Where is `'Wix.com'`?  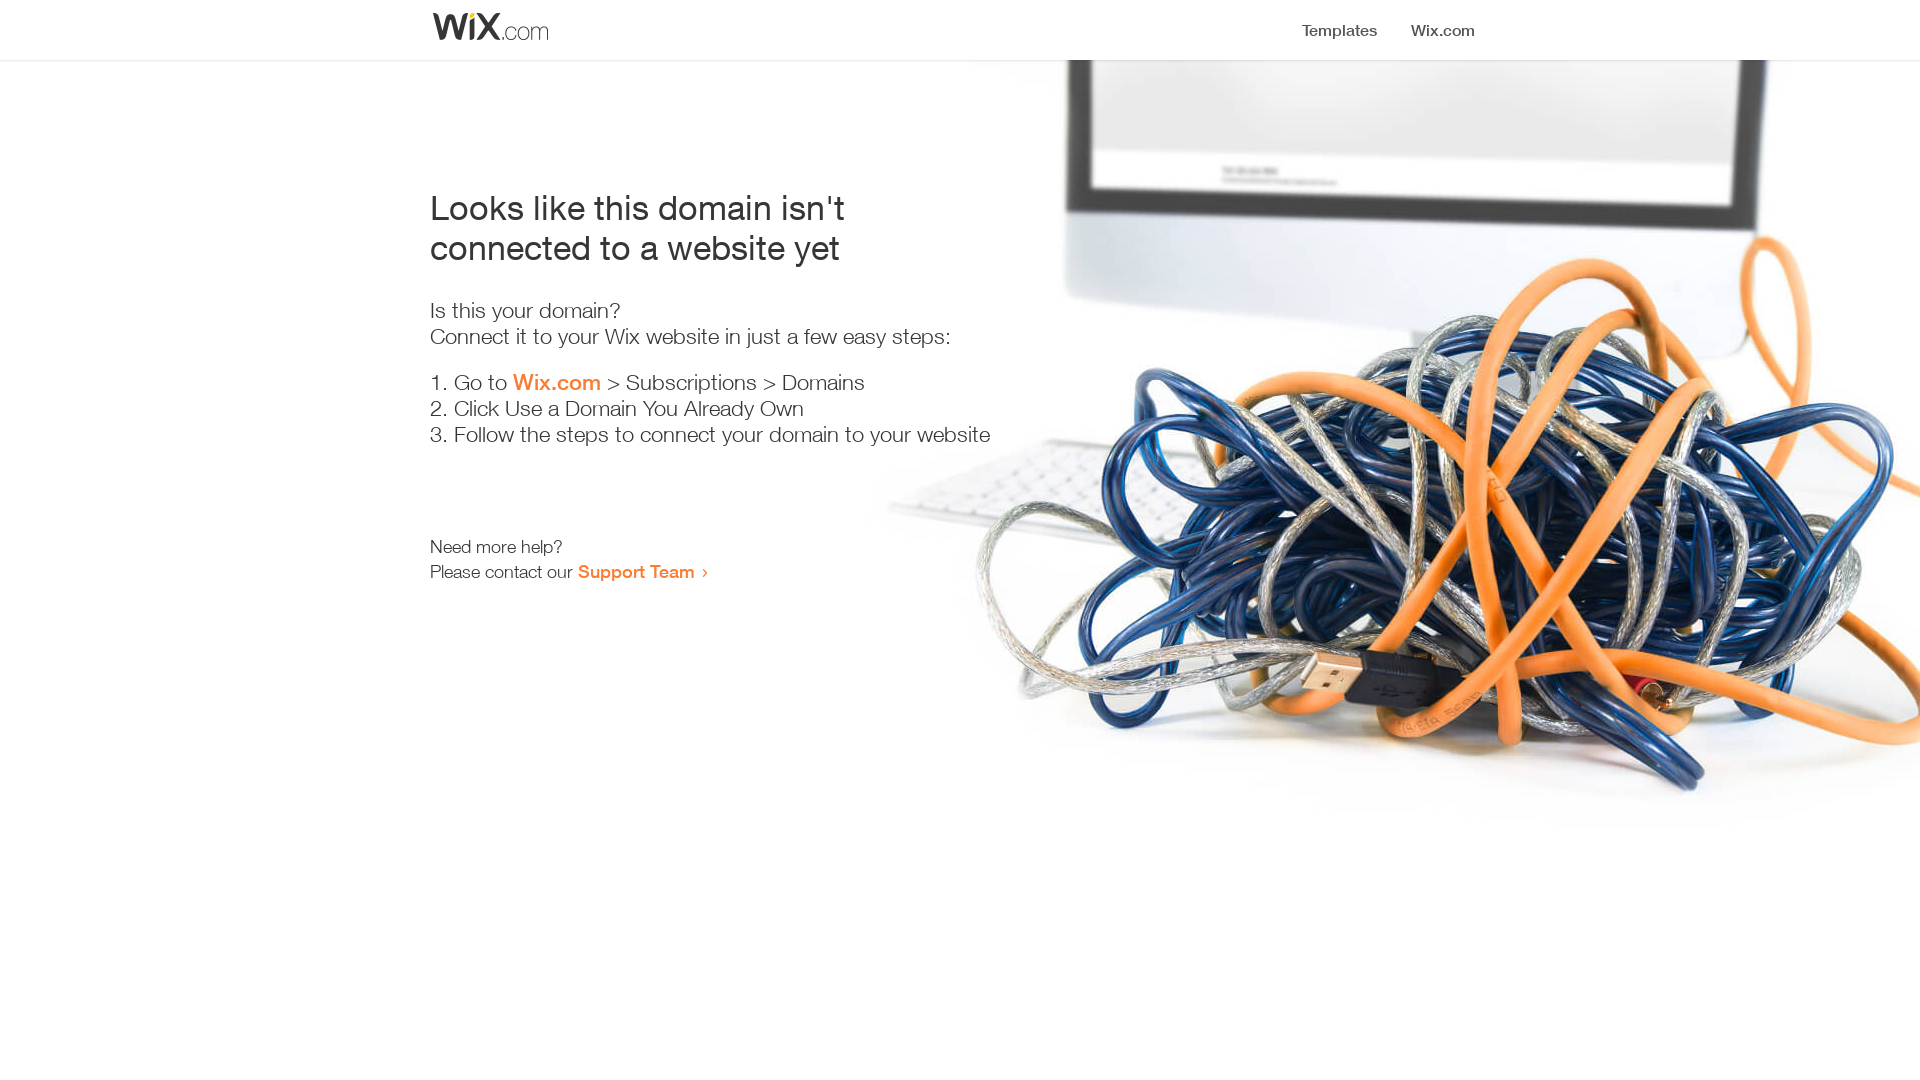 'Wix.com' is located at coordinates (556, 381).